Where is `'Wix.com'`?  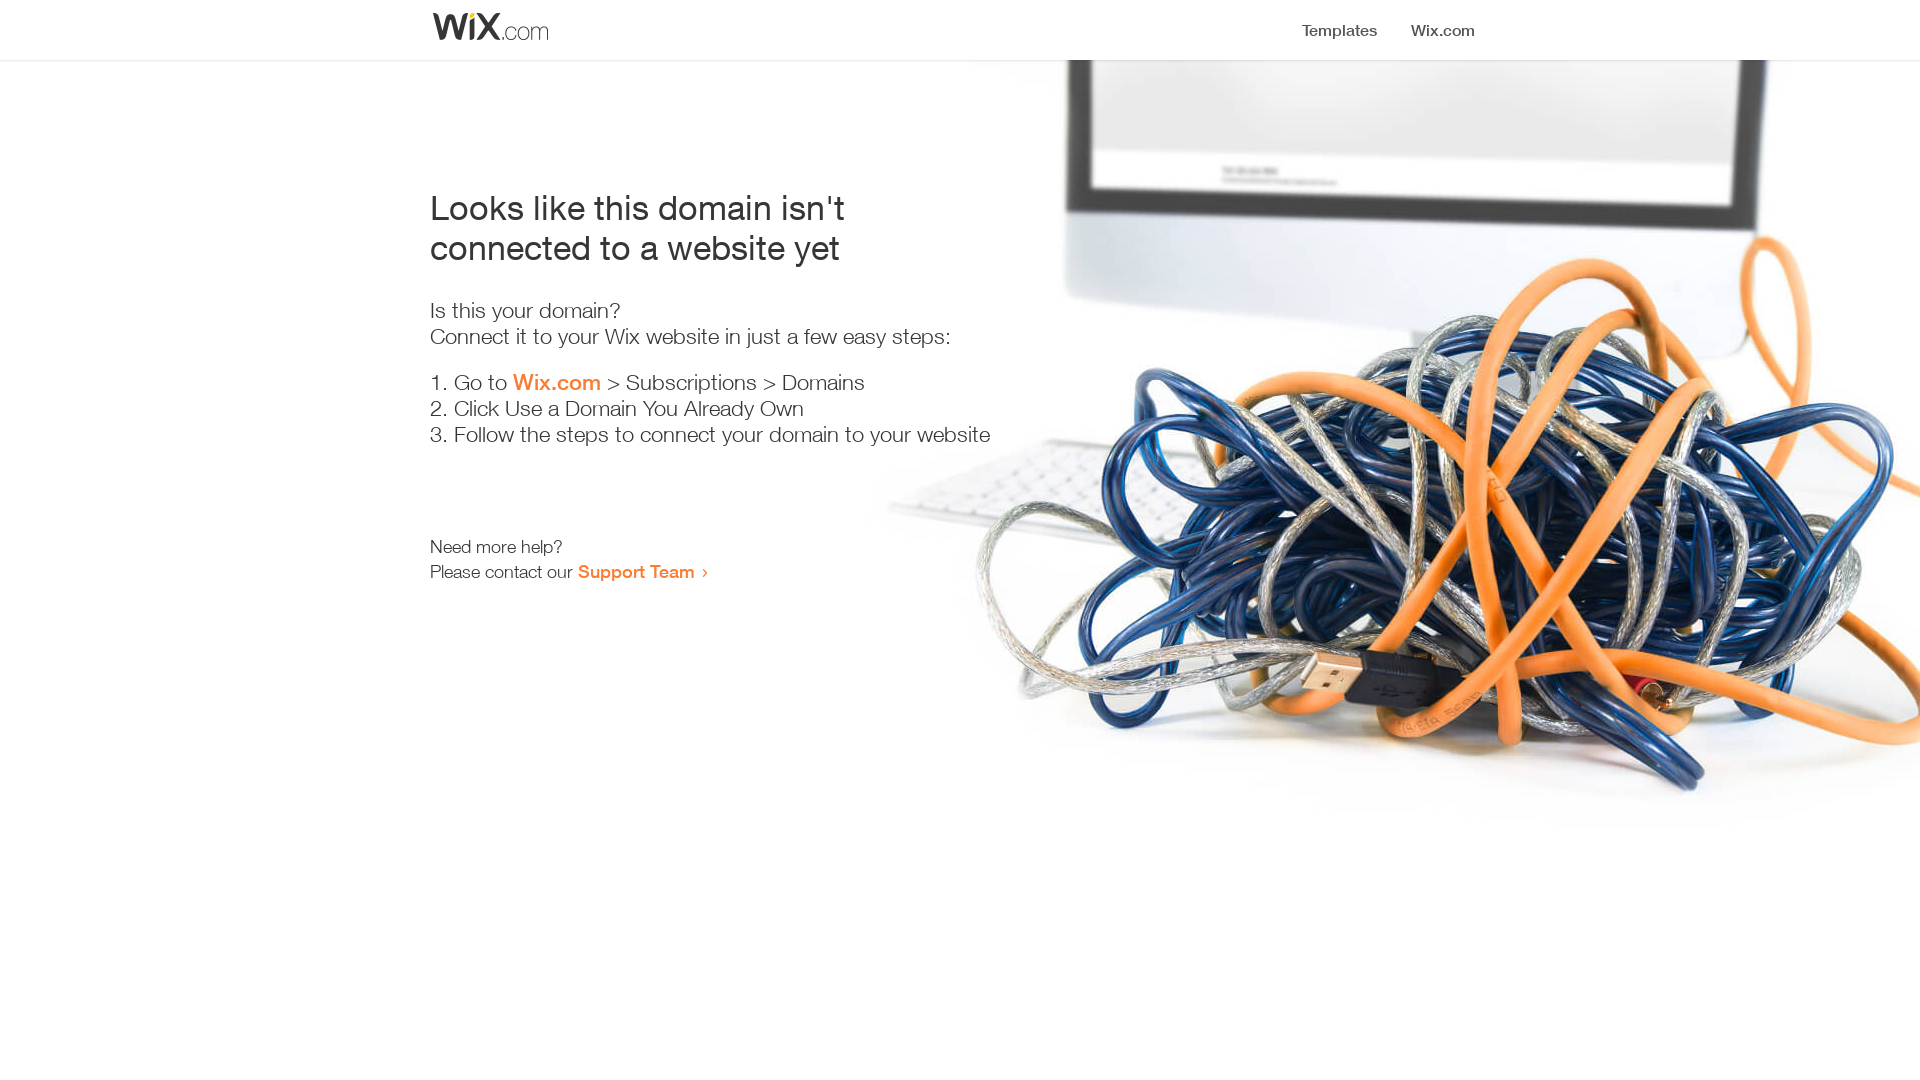 'Wix.com' is located at coordinates (556, 381).